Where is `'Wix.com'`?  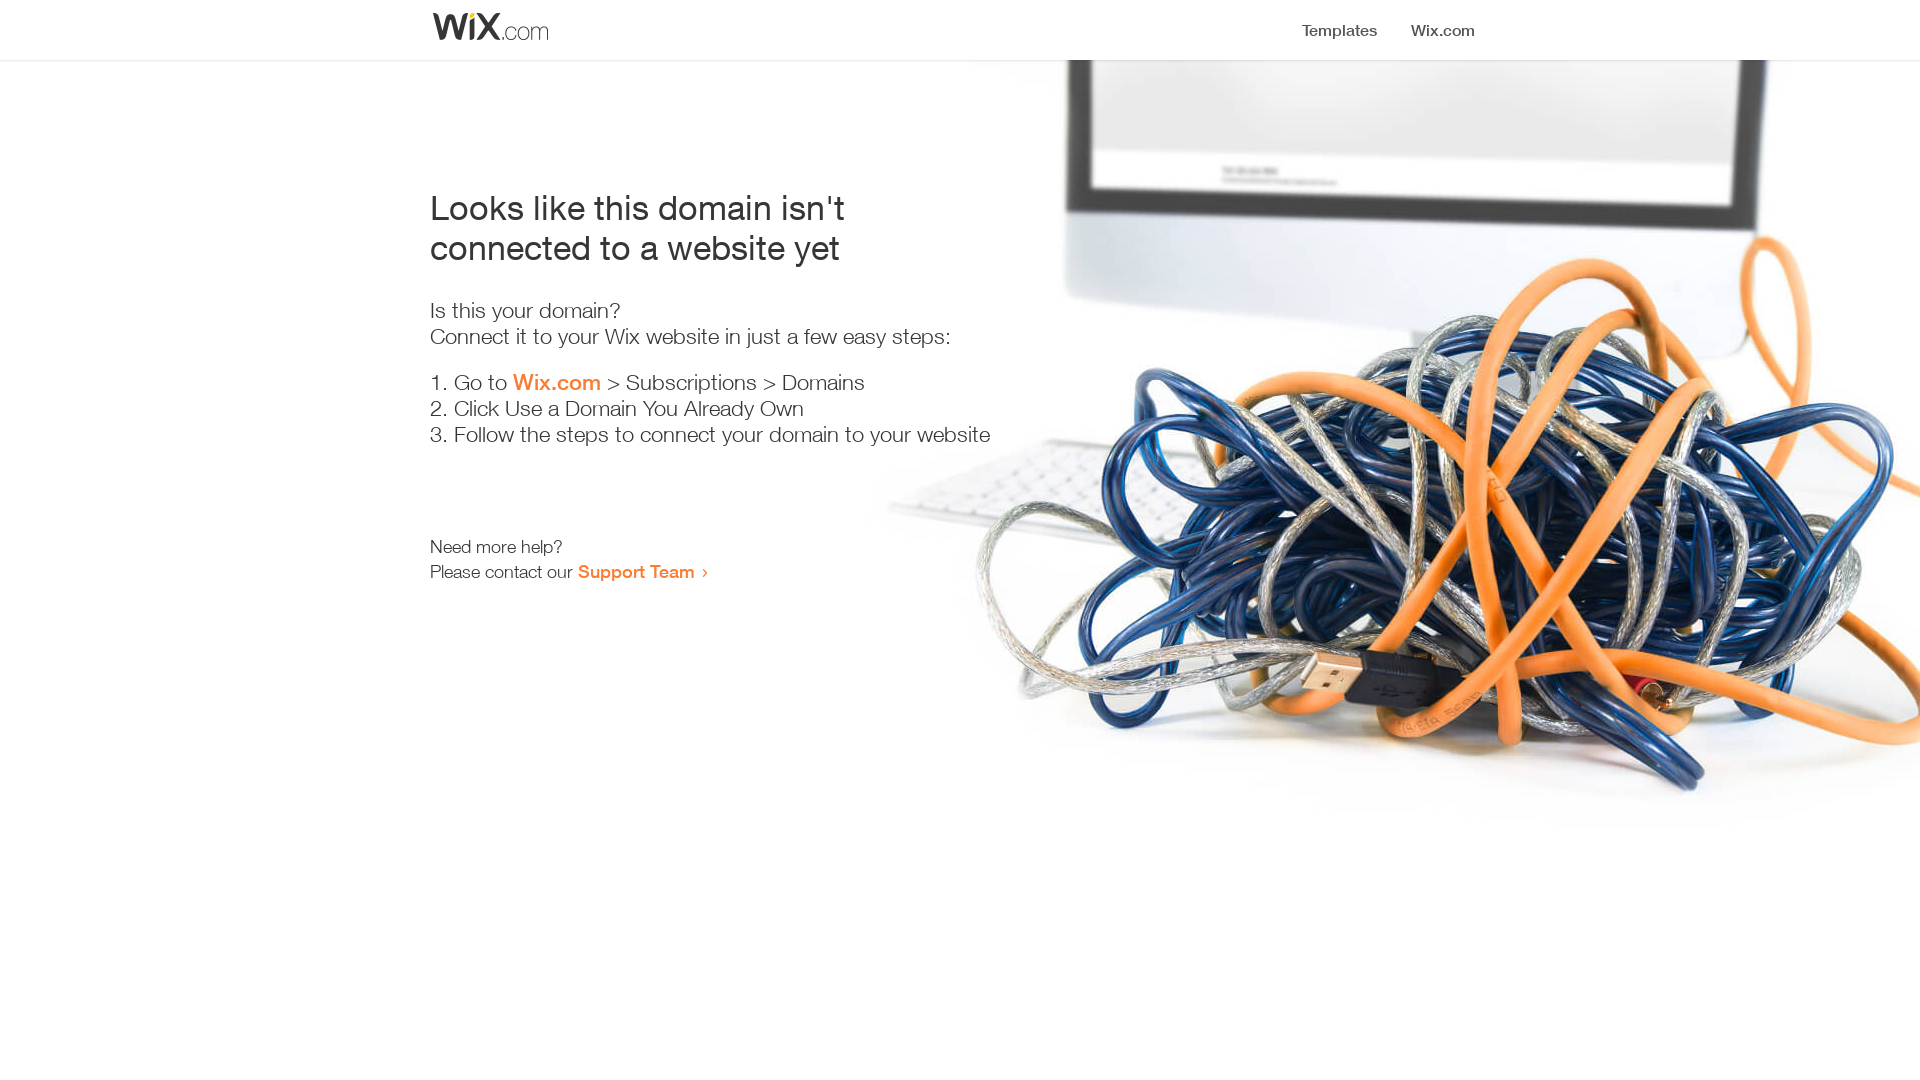 'Wix.com' is located at coordinates (556, 381).